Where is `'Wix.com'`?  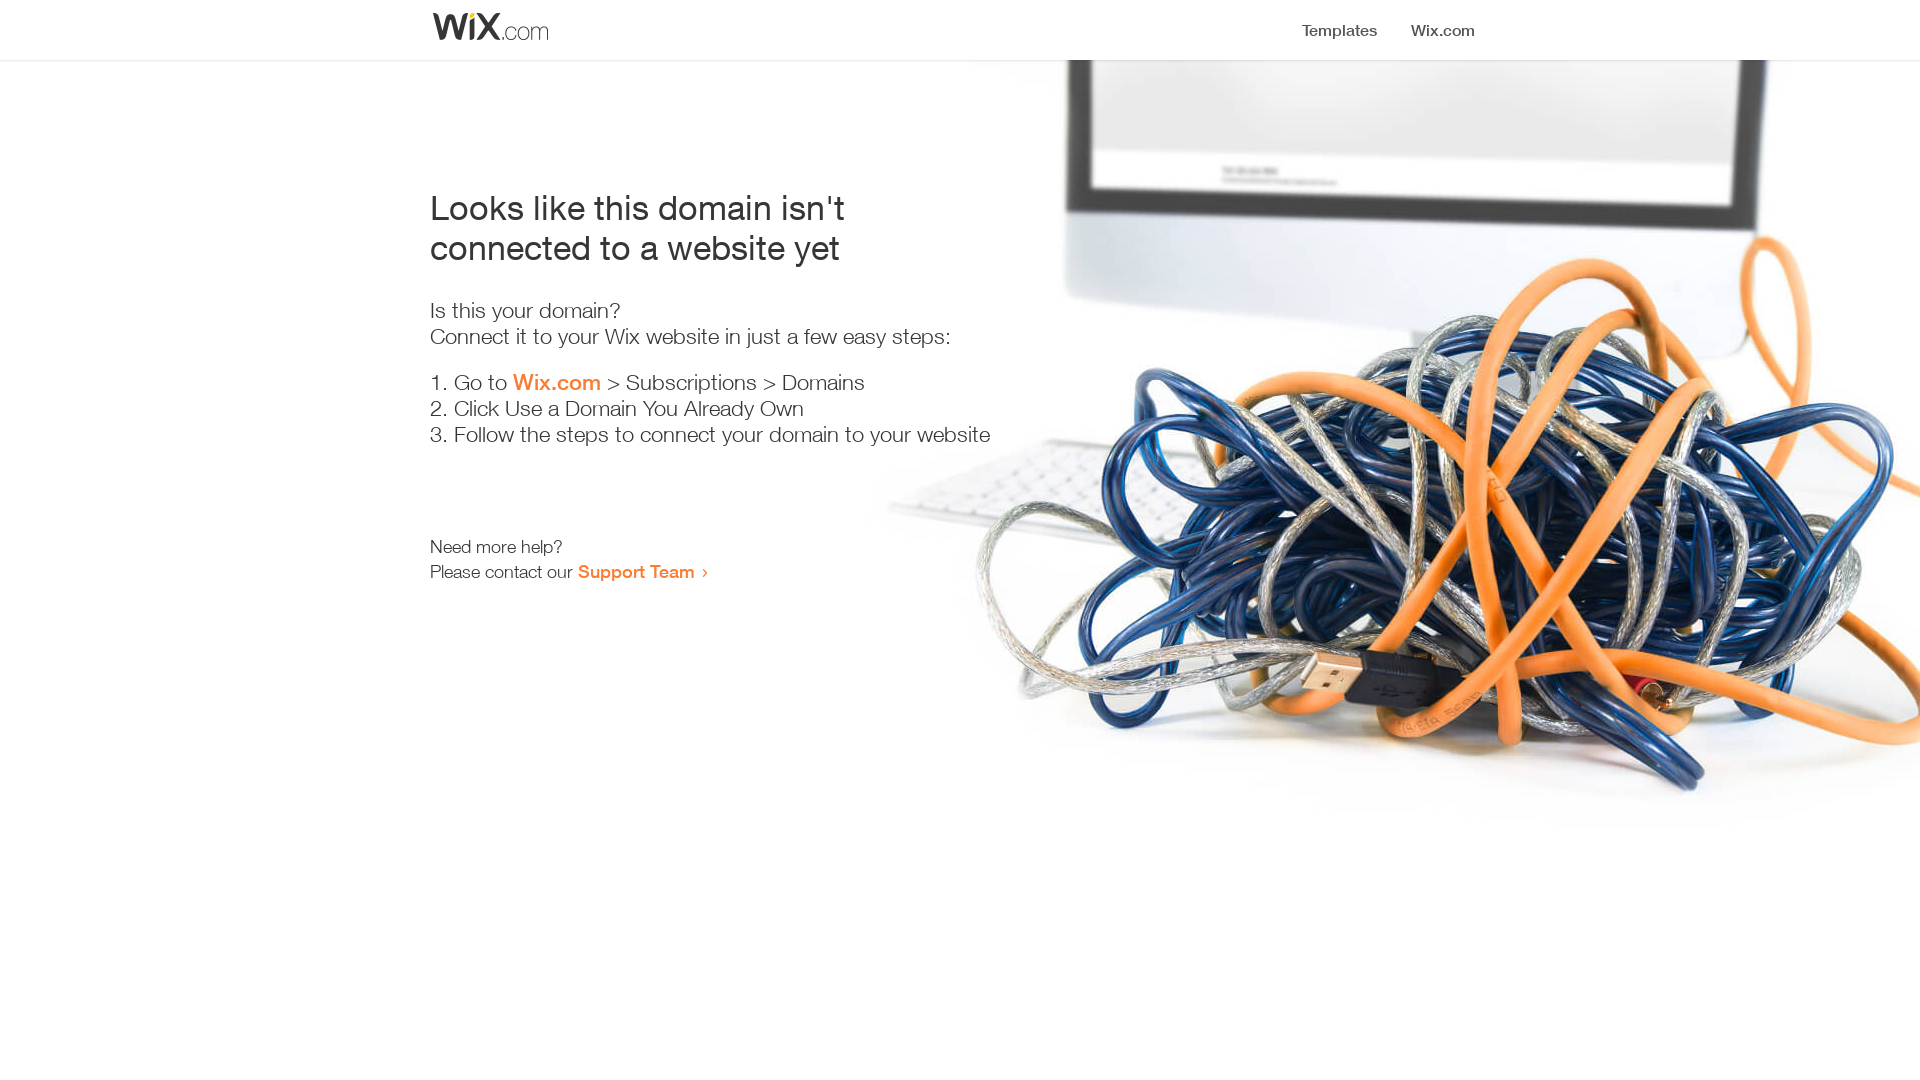 'Wix.com' is located at coordinates (556, 381).